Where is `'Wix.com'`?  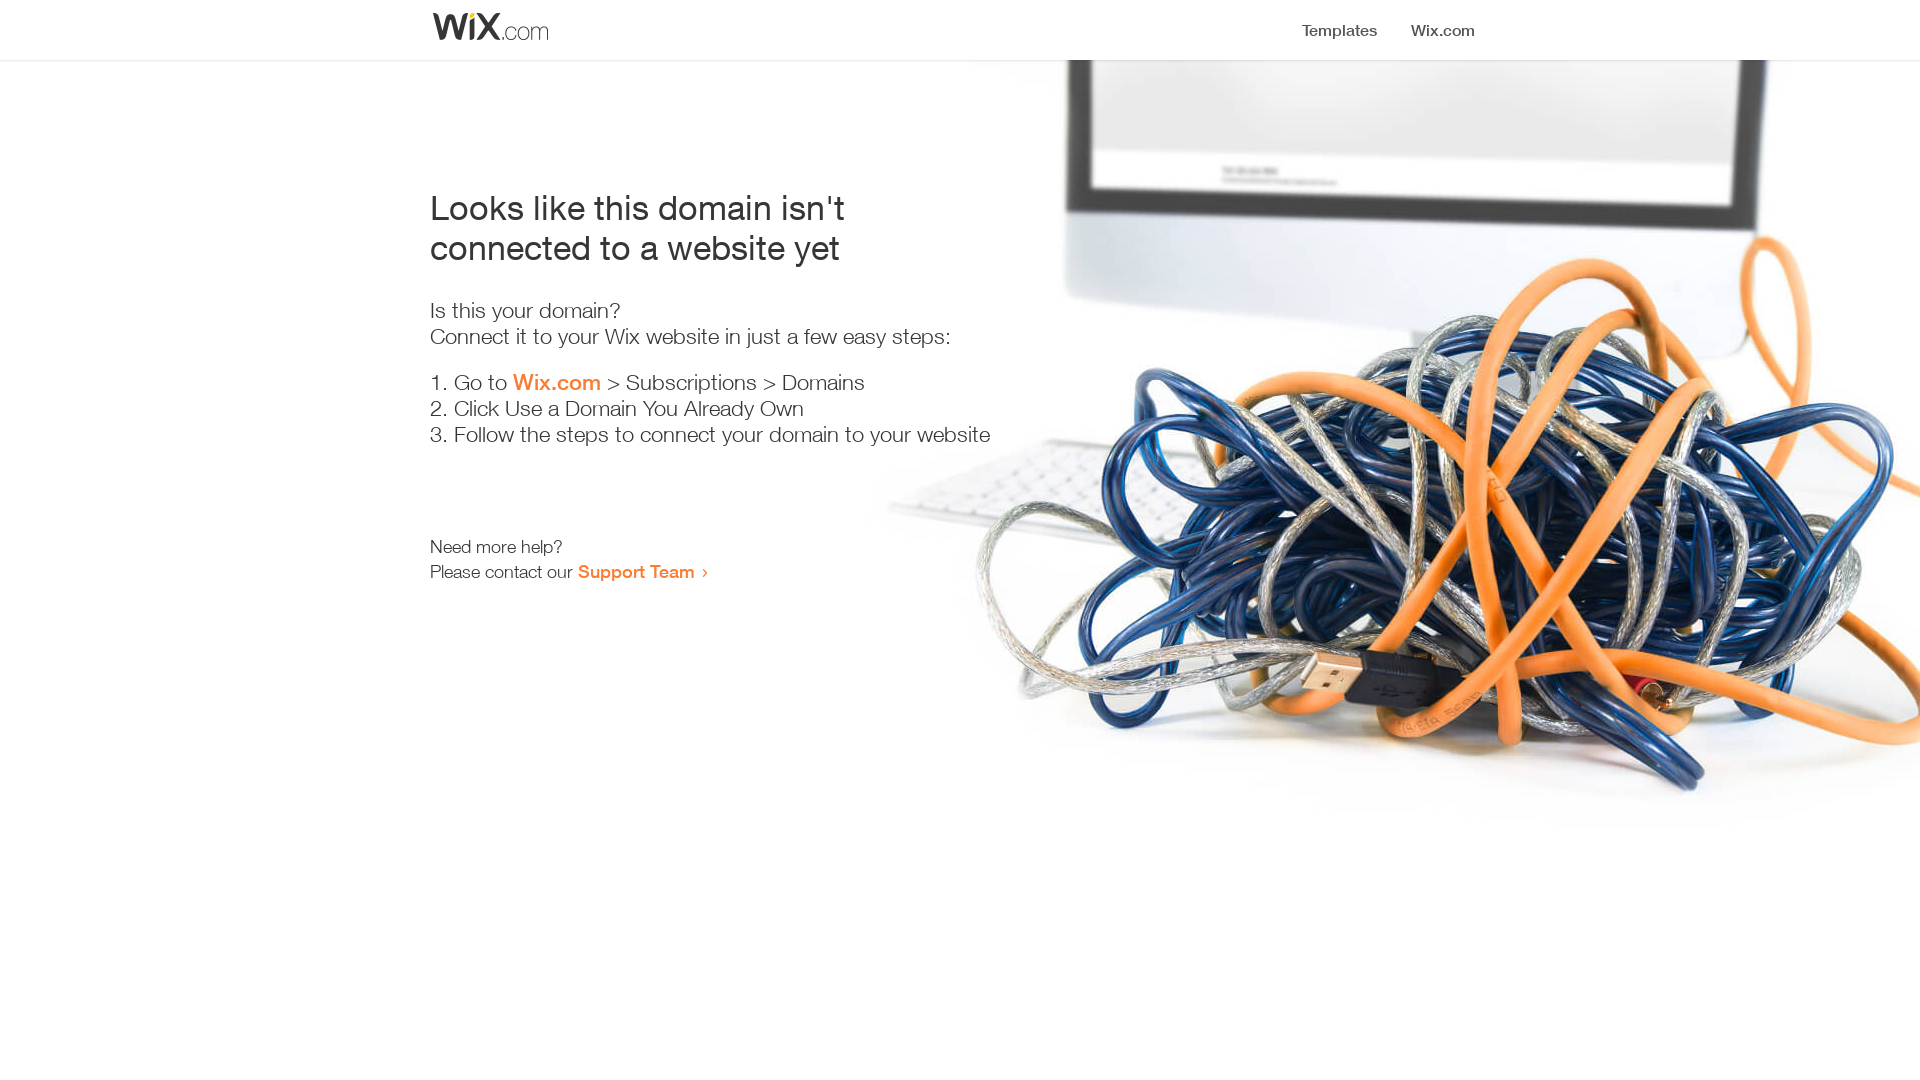 'Wix.com' is located at coordinates (556, 381).